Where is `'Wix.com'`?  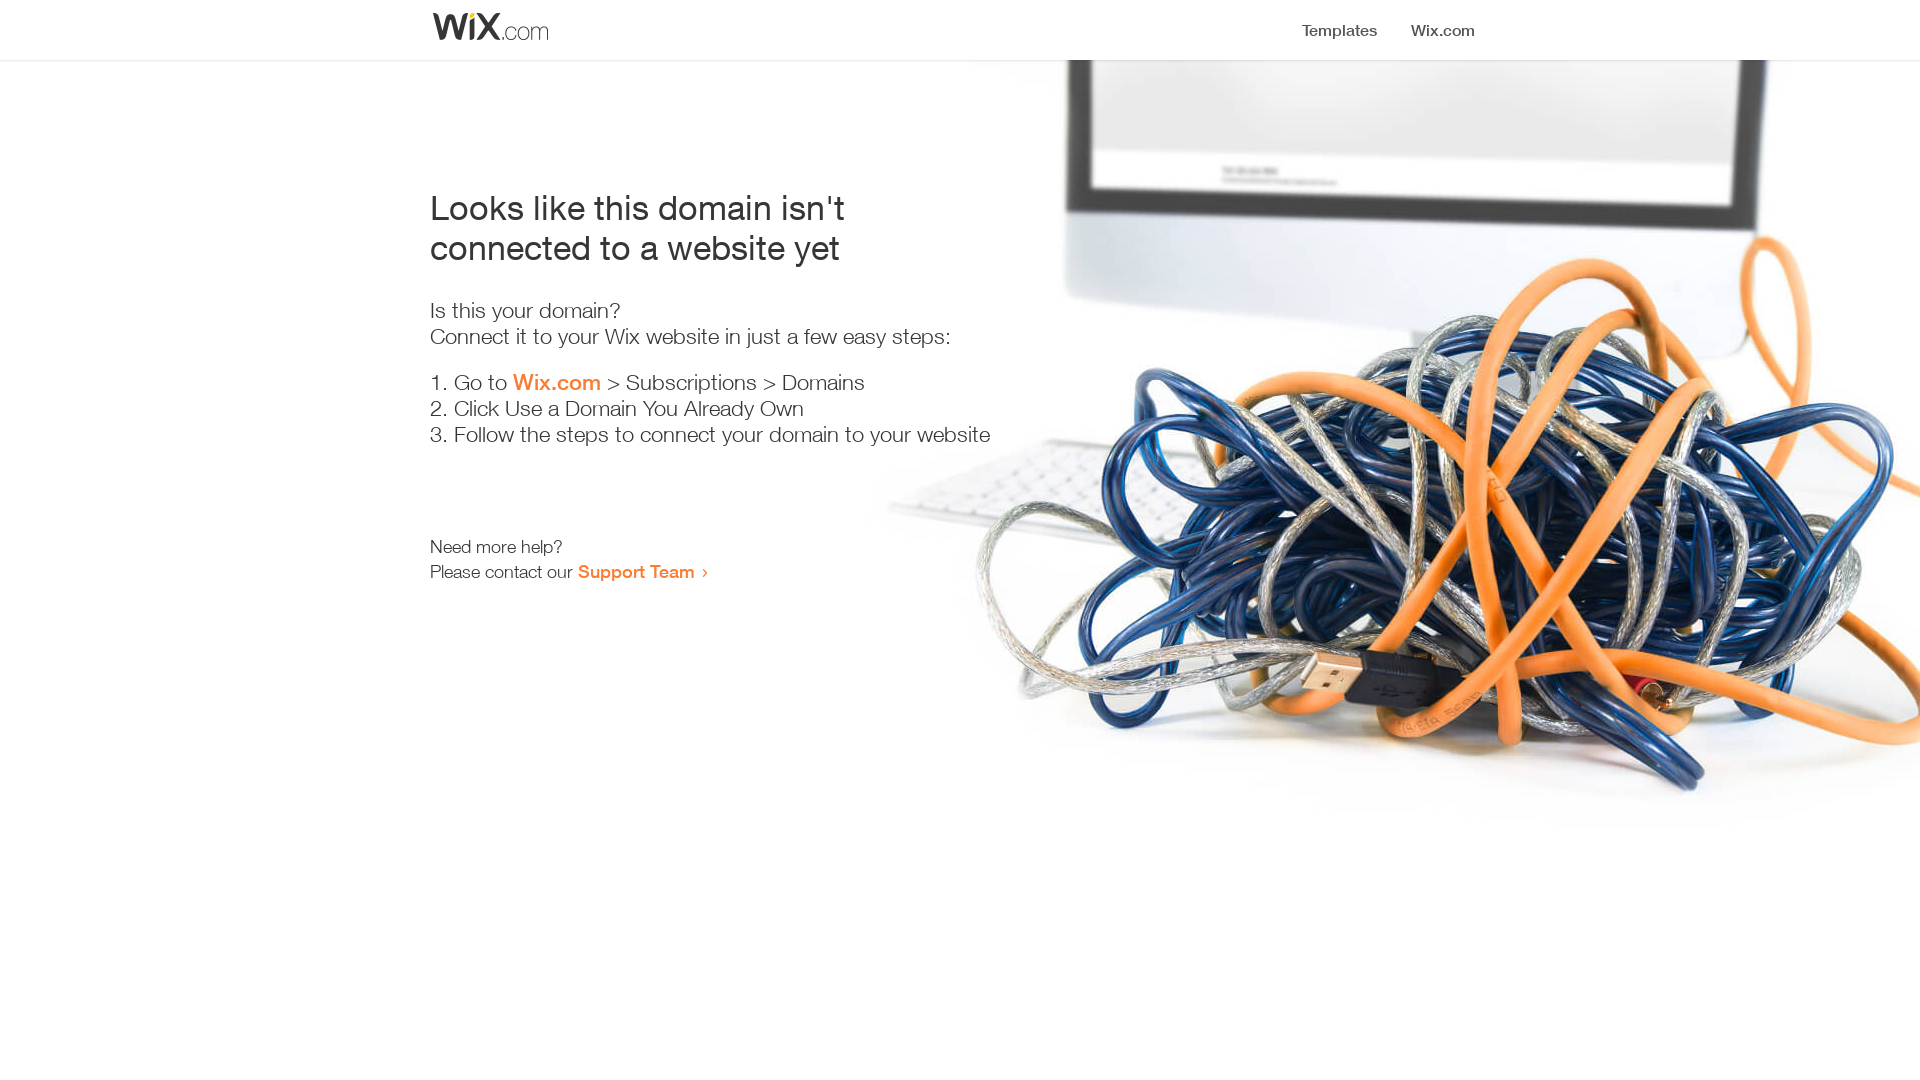 'Wix.com' is located at coordinates (556, 381).